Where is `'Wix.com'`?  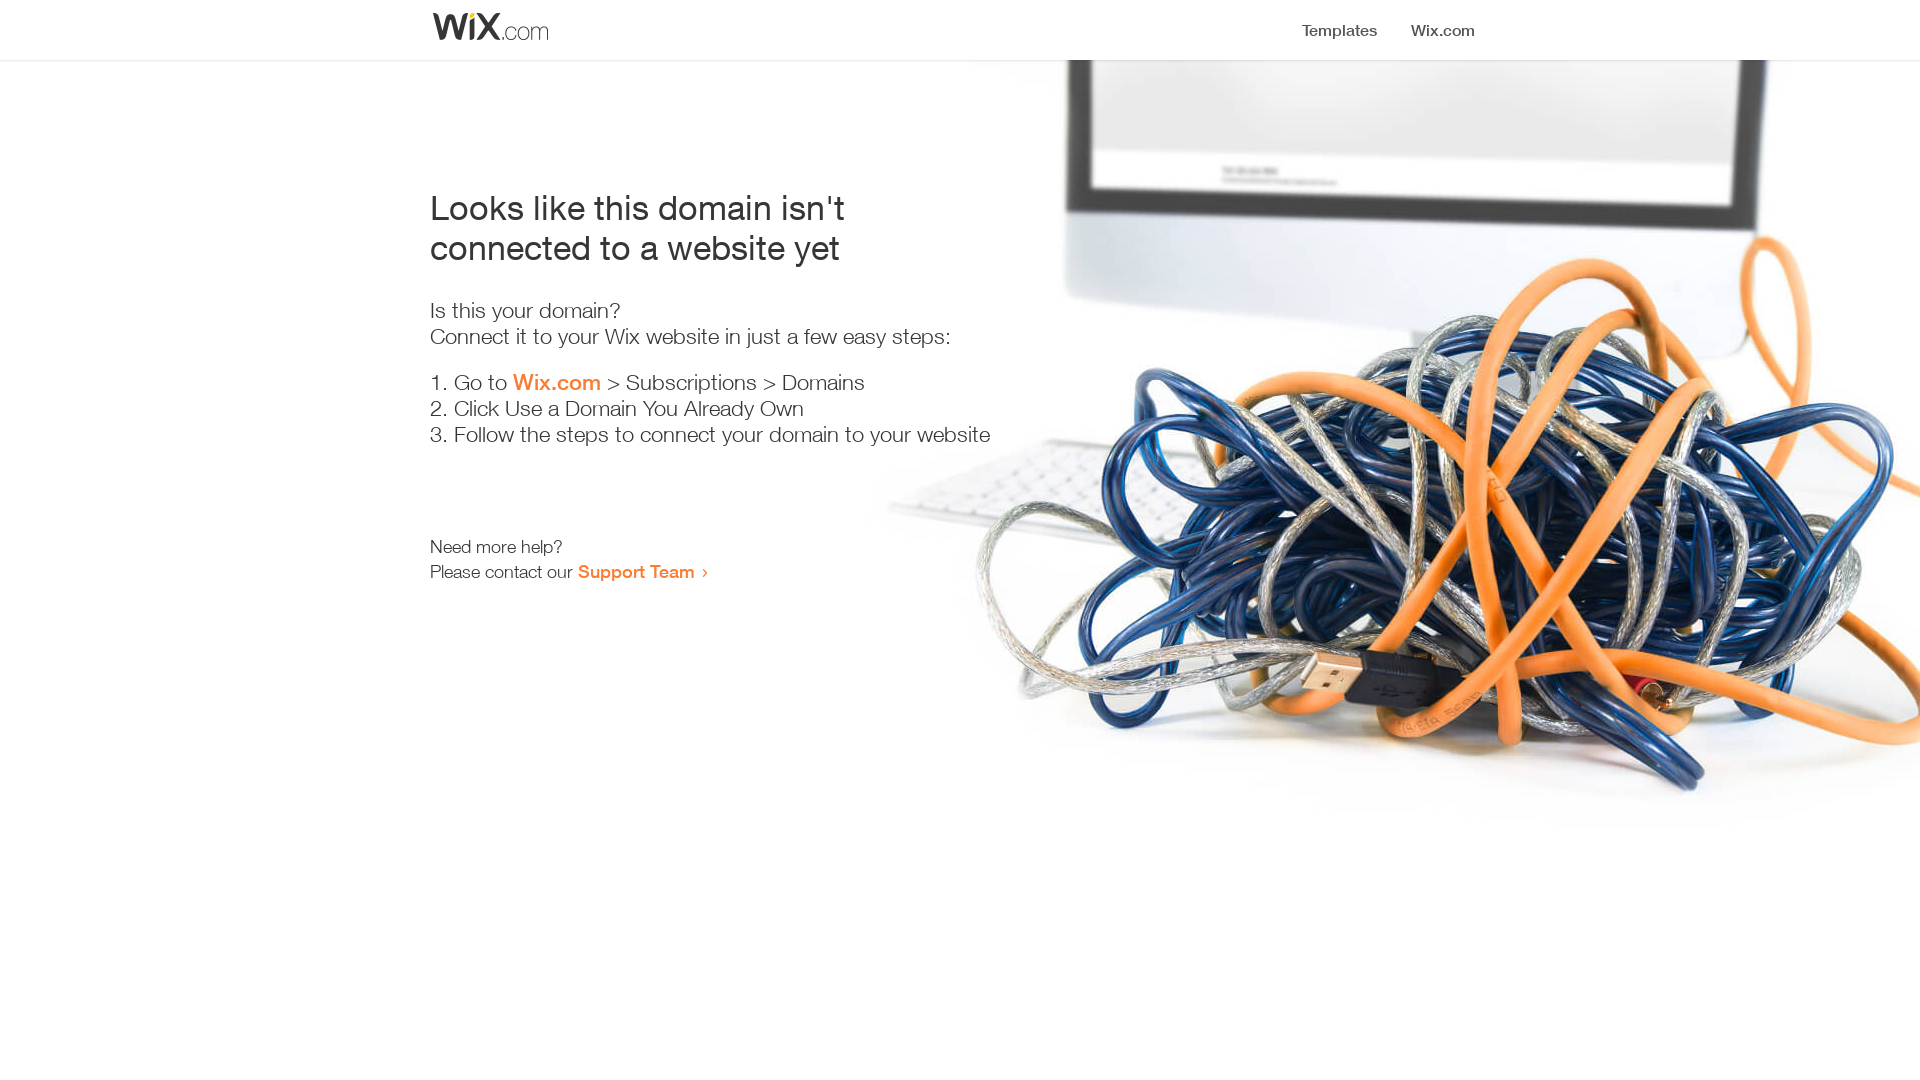 'Wix.com' is located at coordinates (556, 381).